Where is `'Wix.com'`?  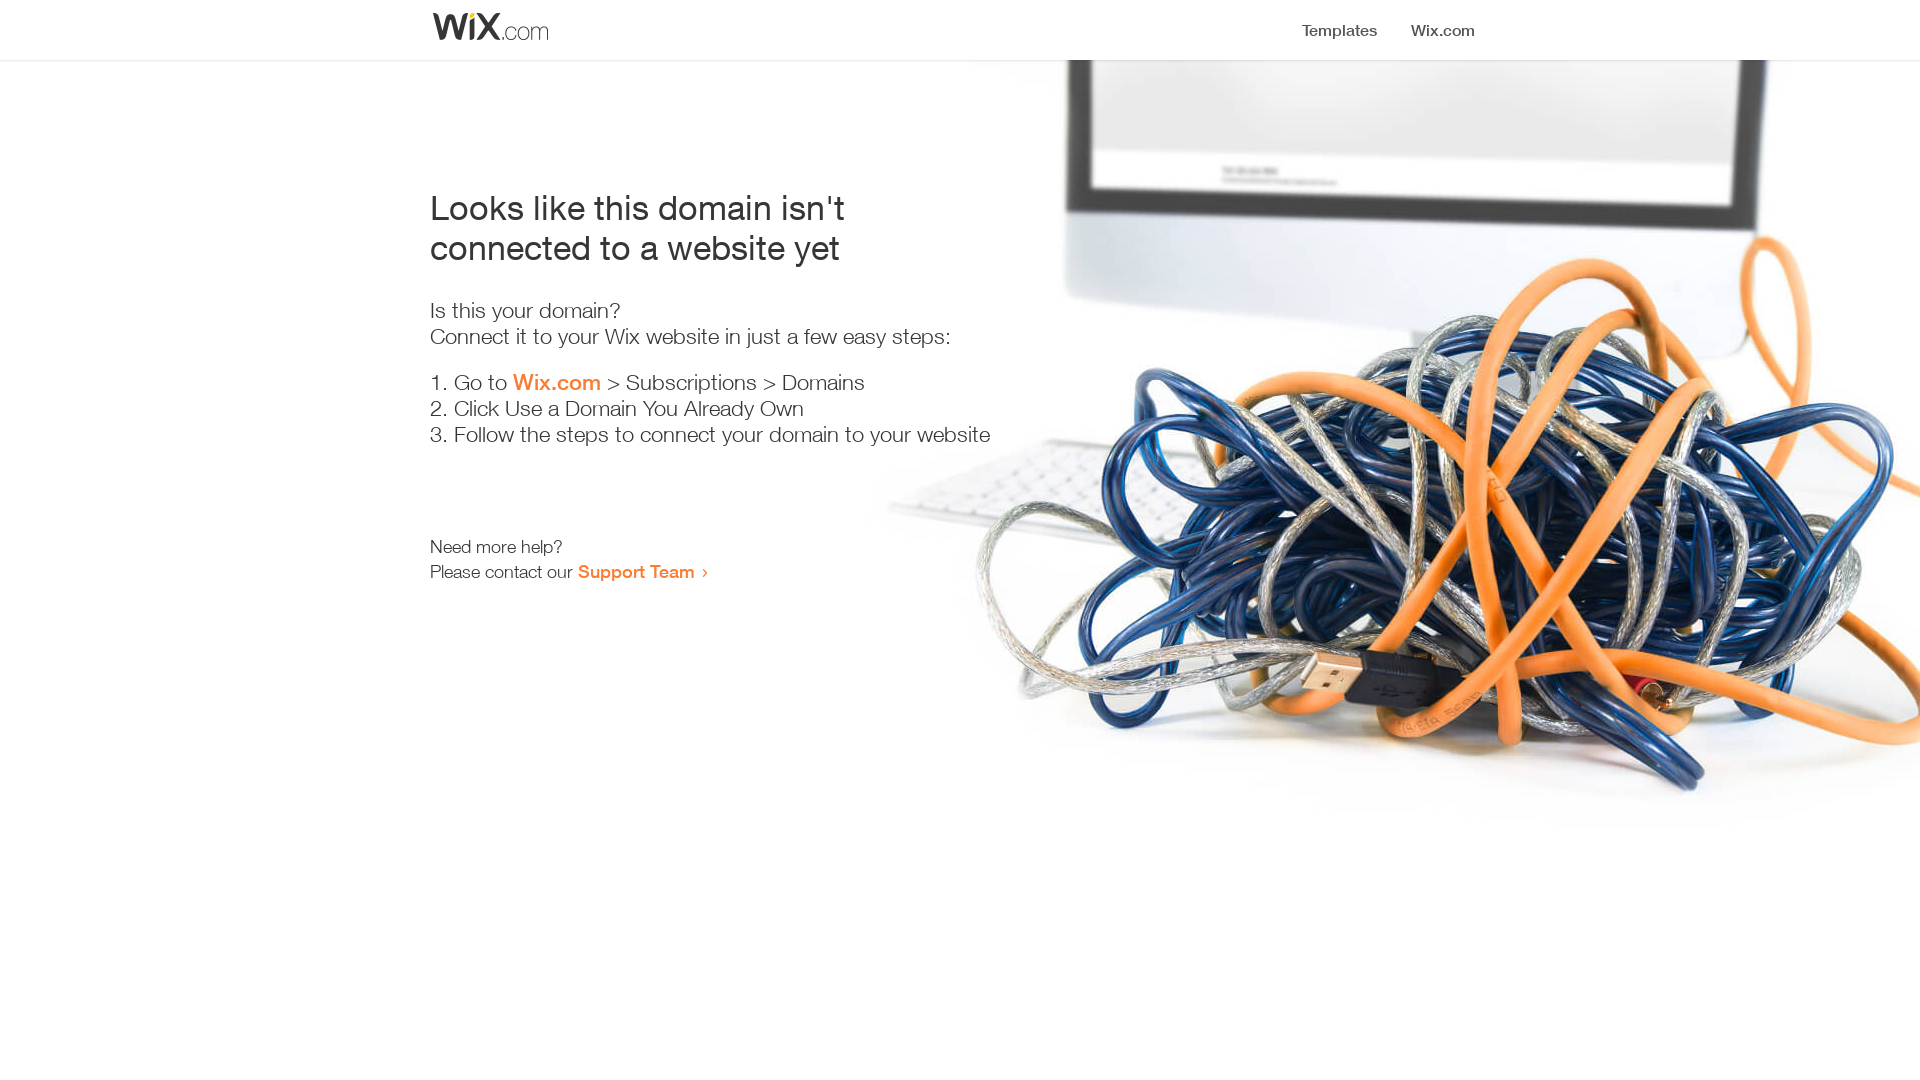 'Wix.com' is located at coordinates (556, 381).